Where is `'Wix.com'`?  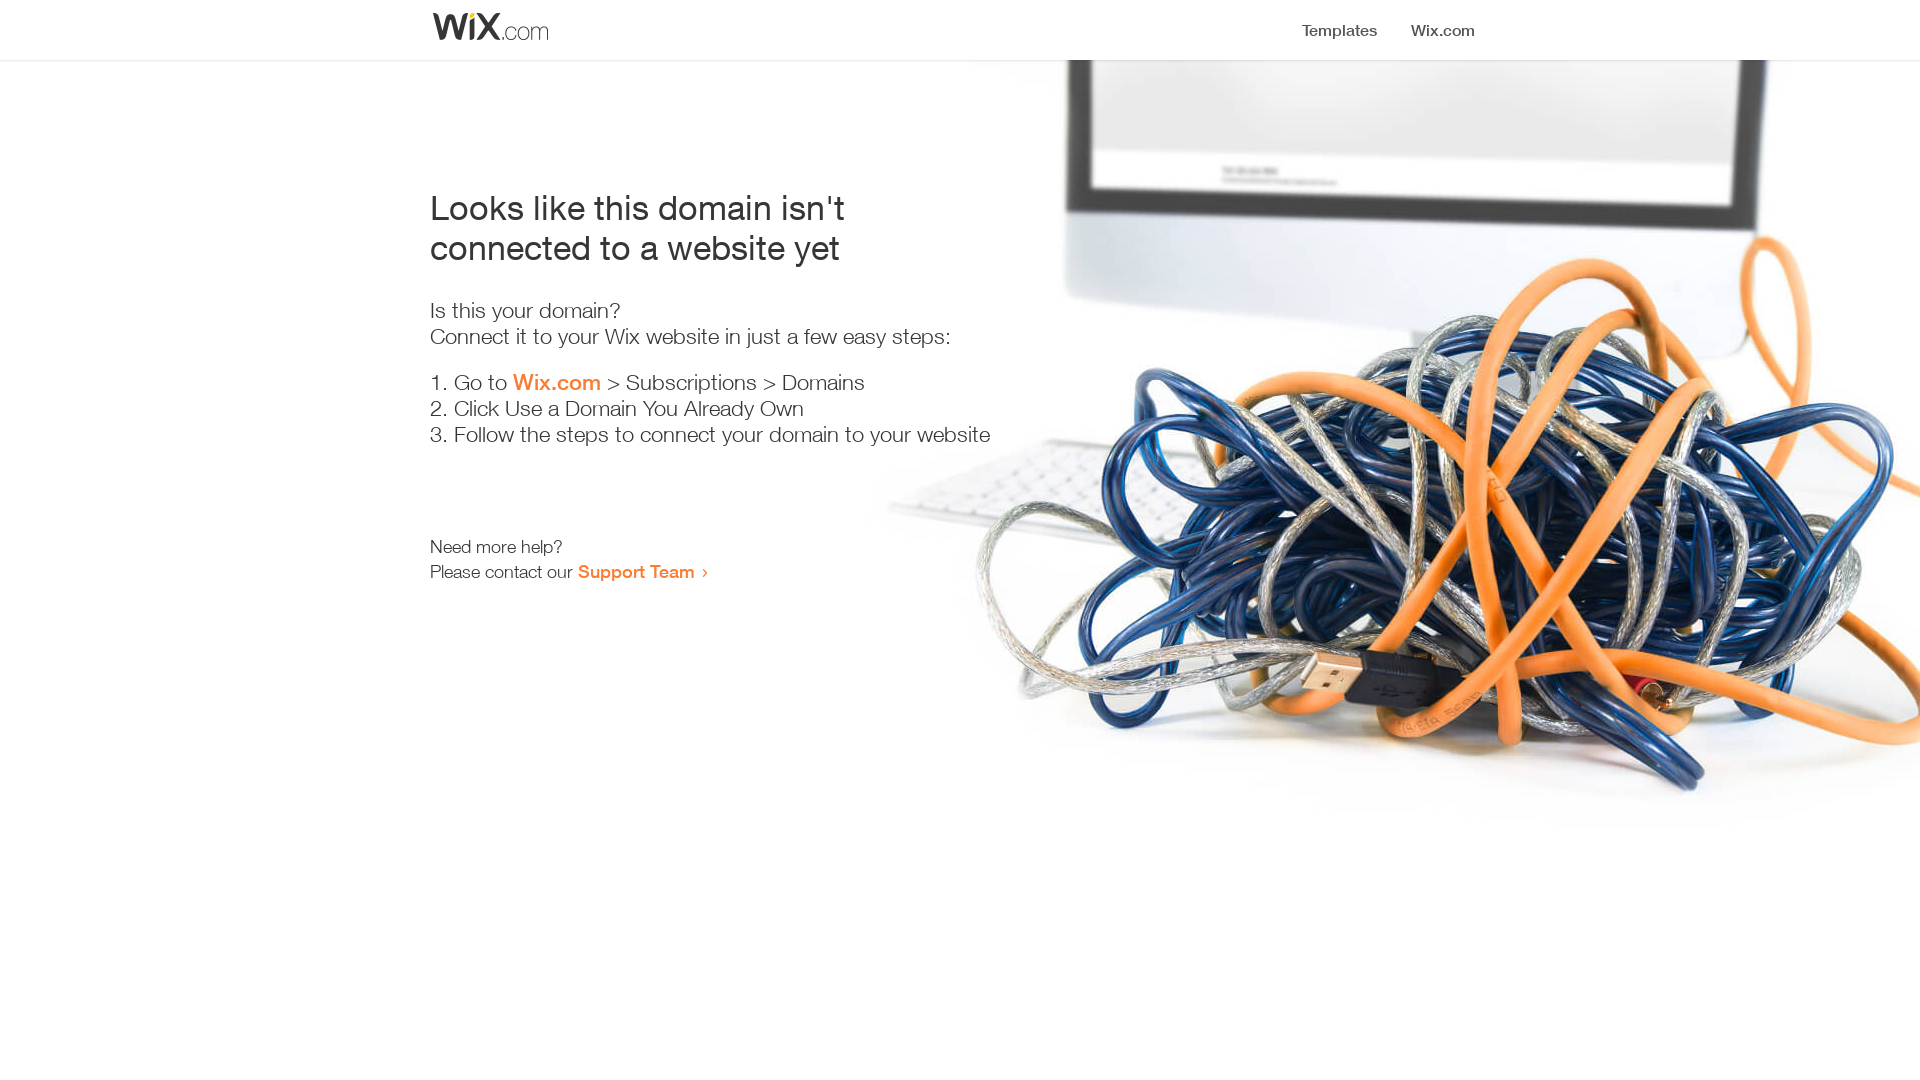 'Wix.com' is located at coordinates (556, 381).